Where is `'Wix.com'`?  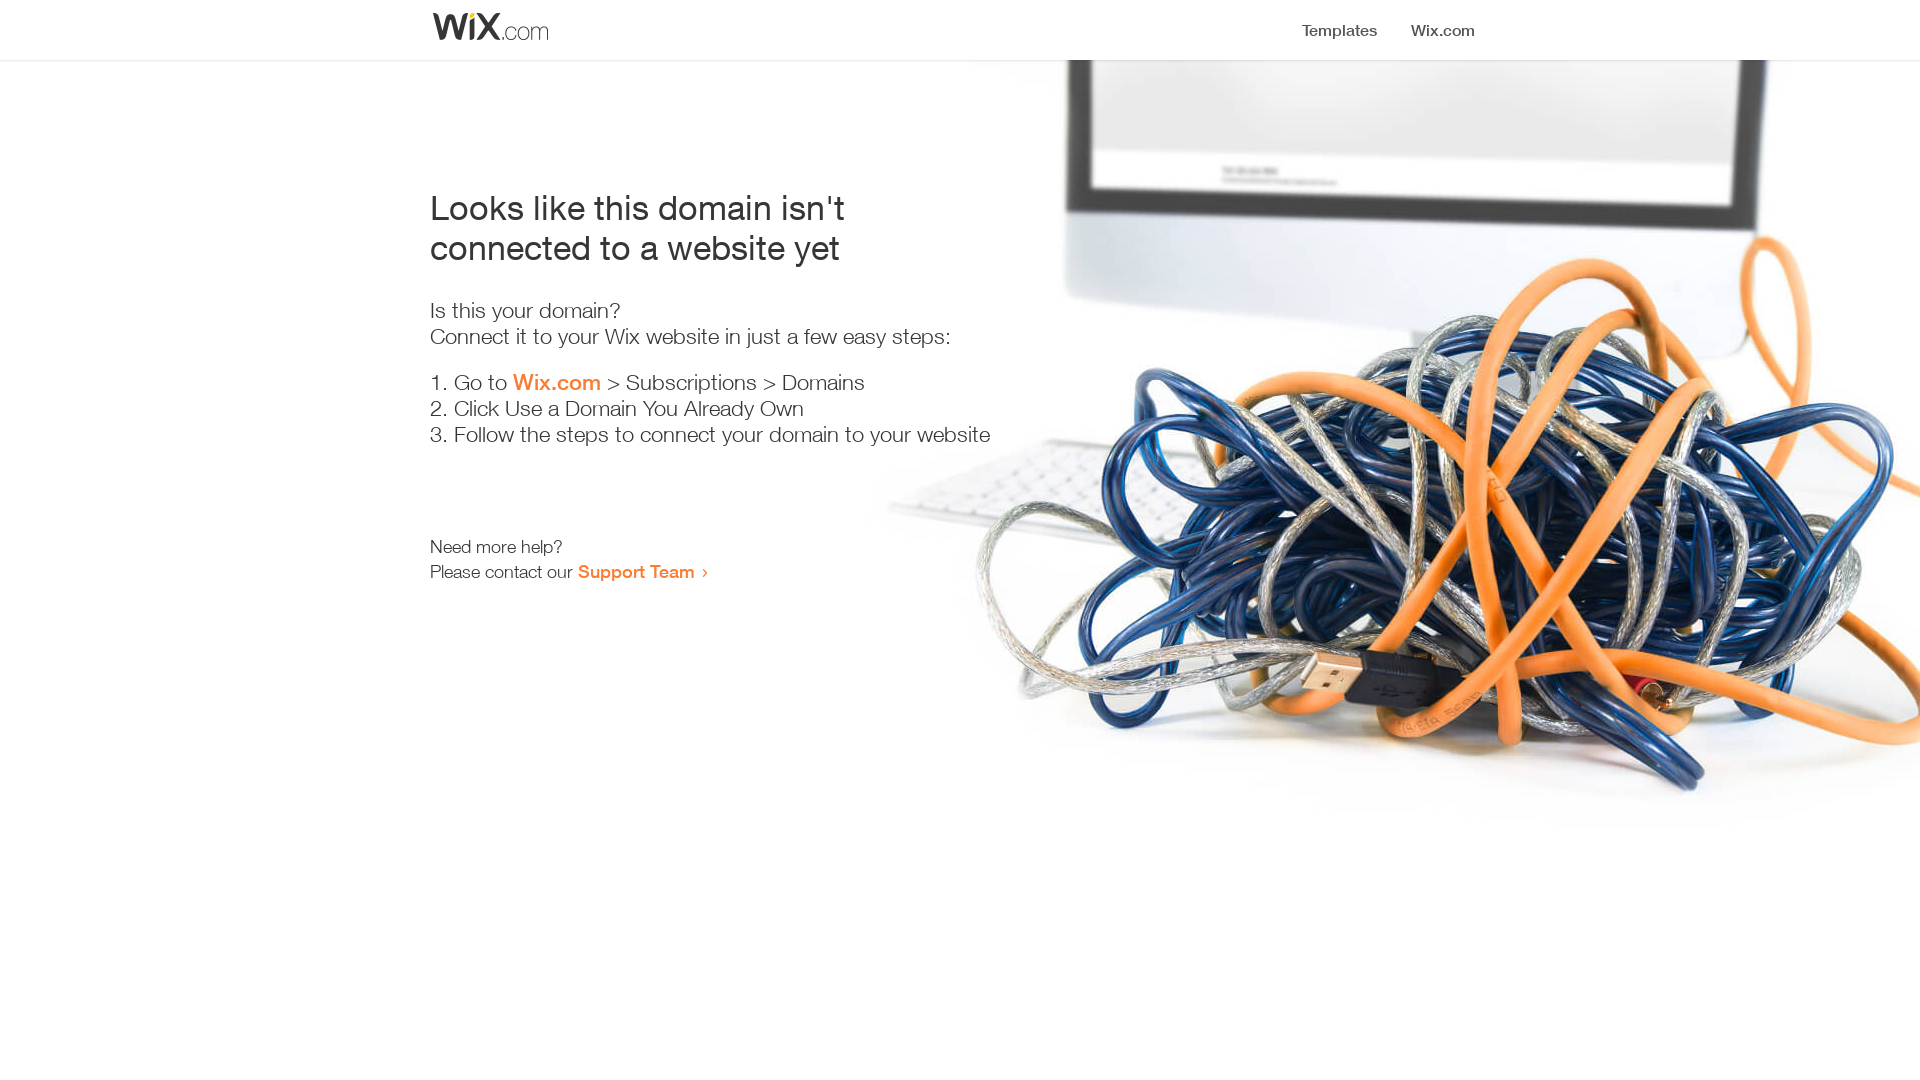 'Wix.com' is located at coordinates (556, 381).